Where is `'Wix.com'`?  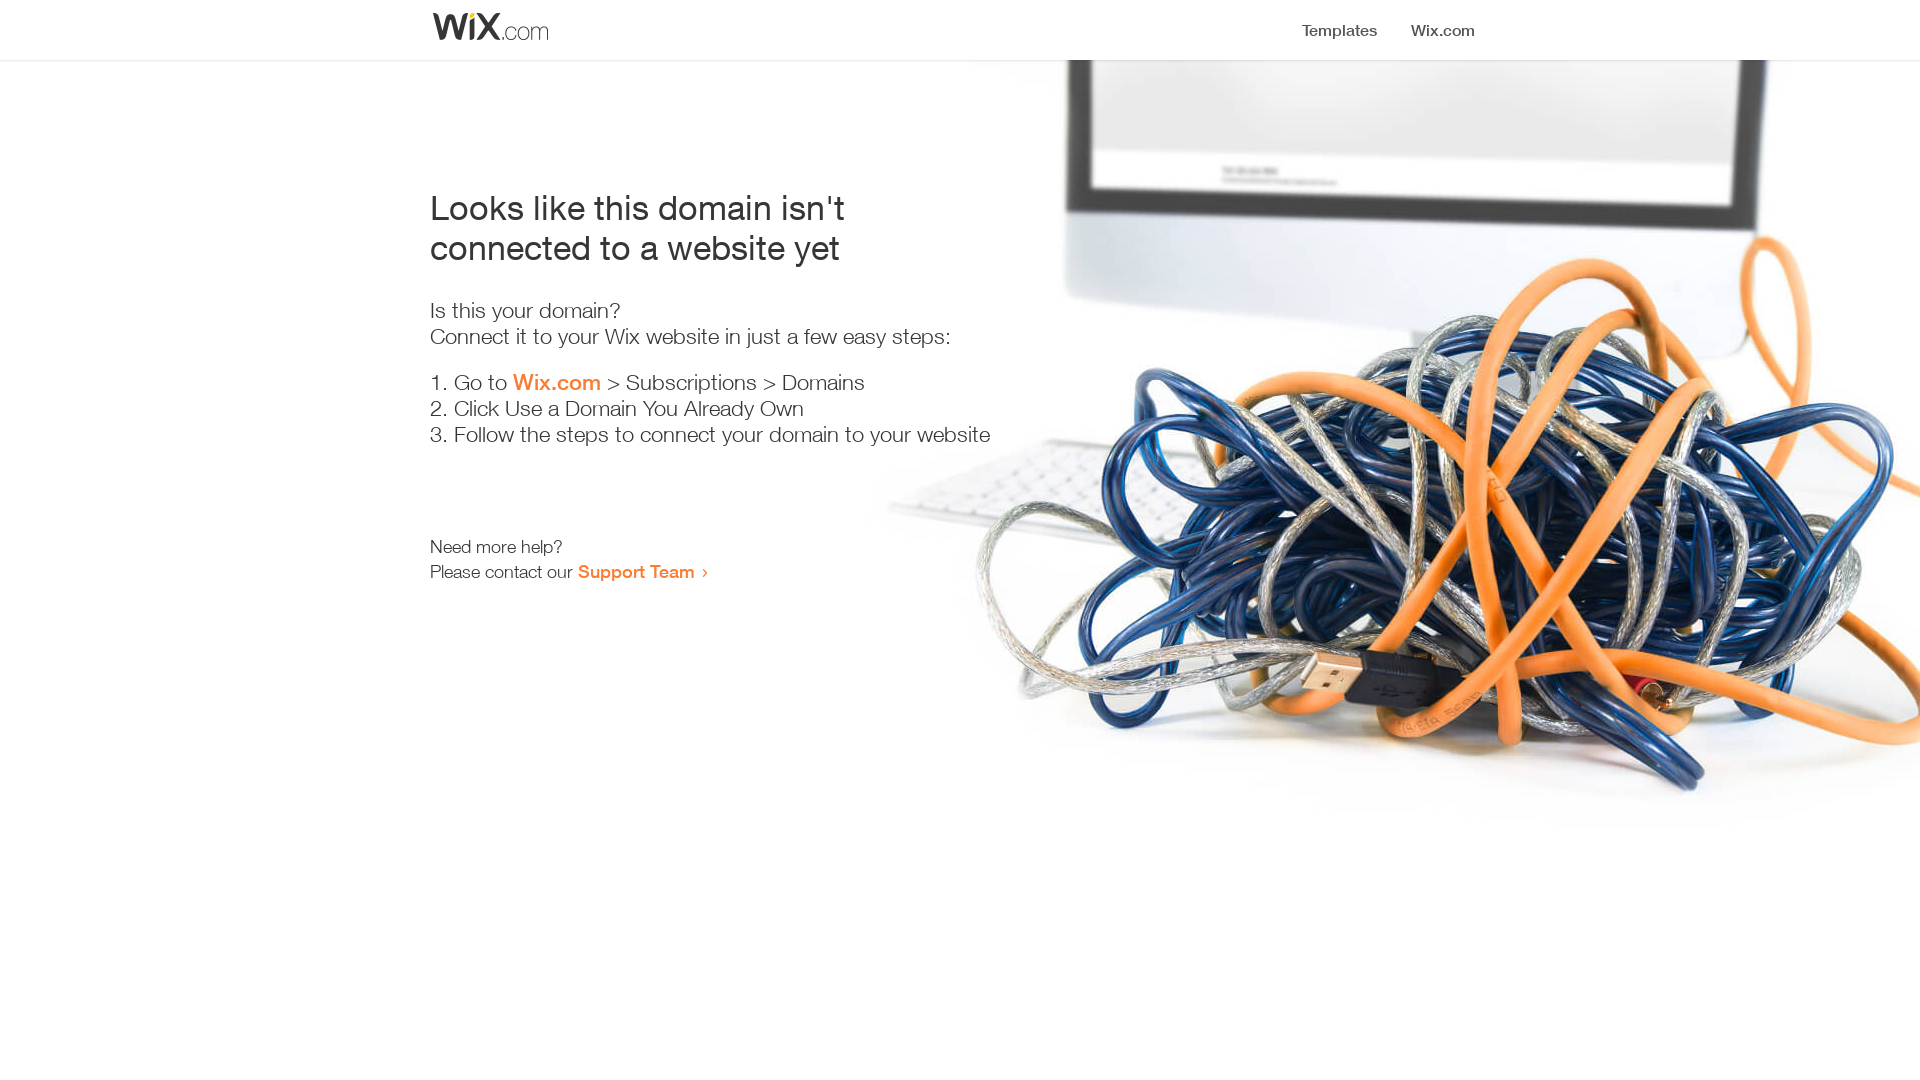 'Wix.com' is located at coordinates (556, 381).